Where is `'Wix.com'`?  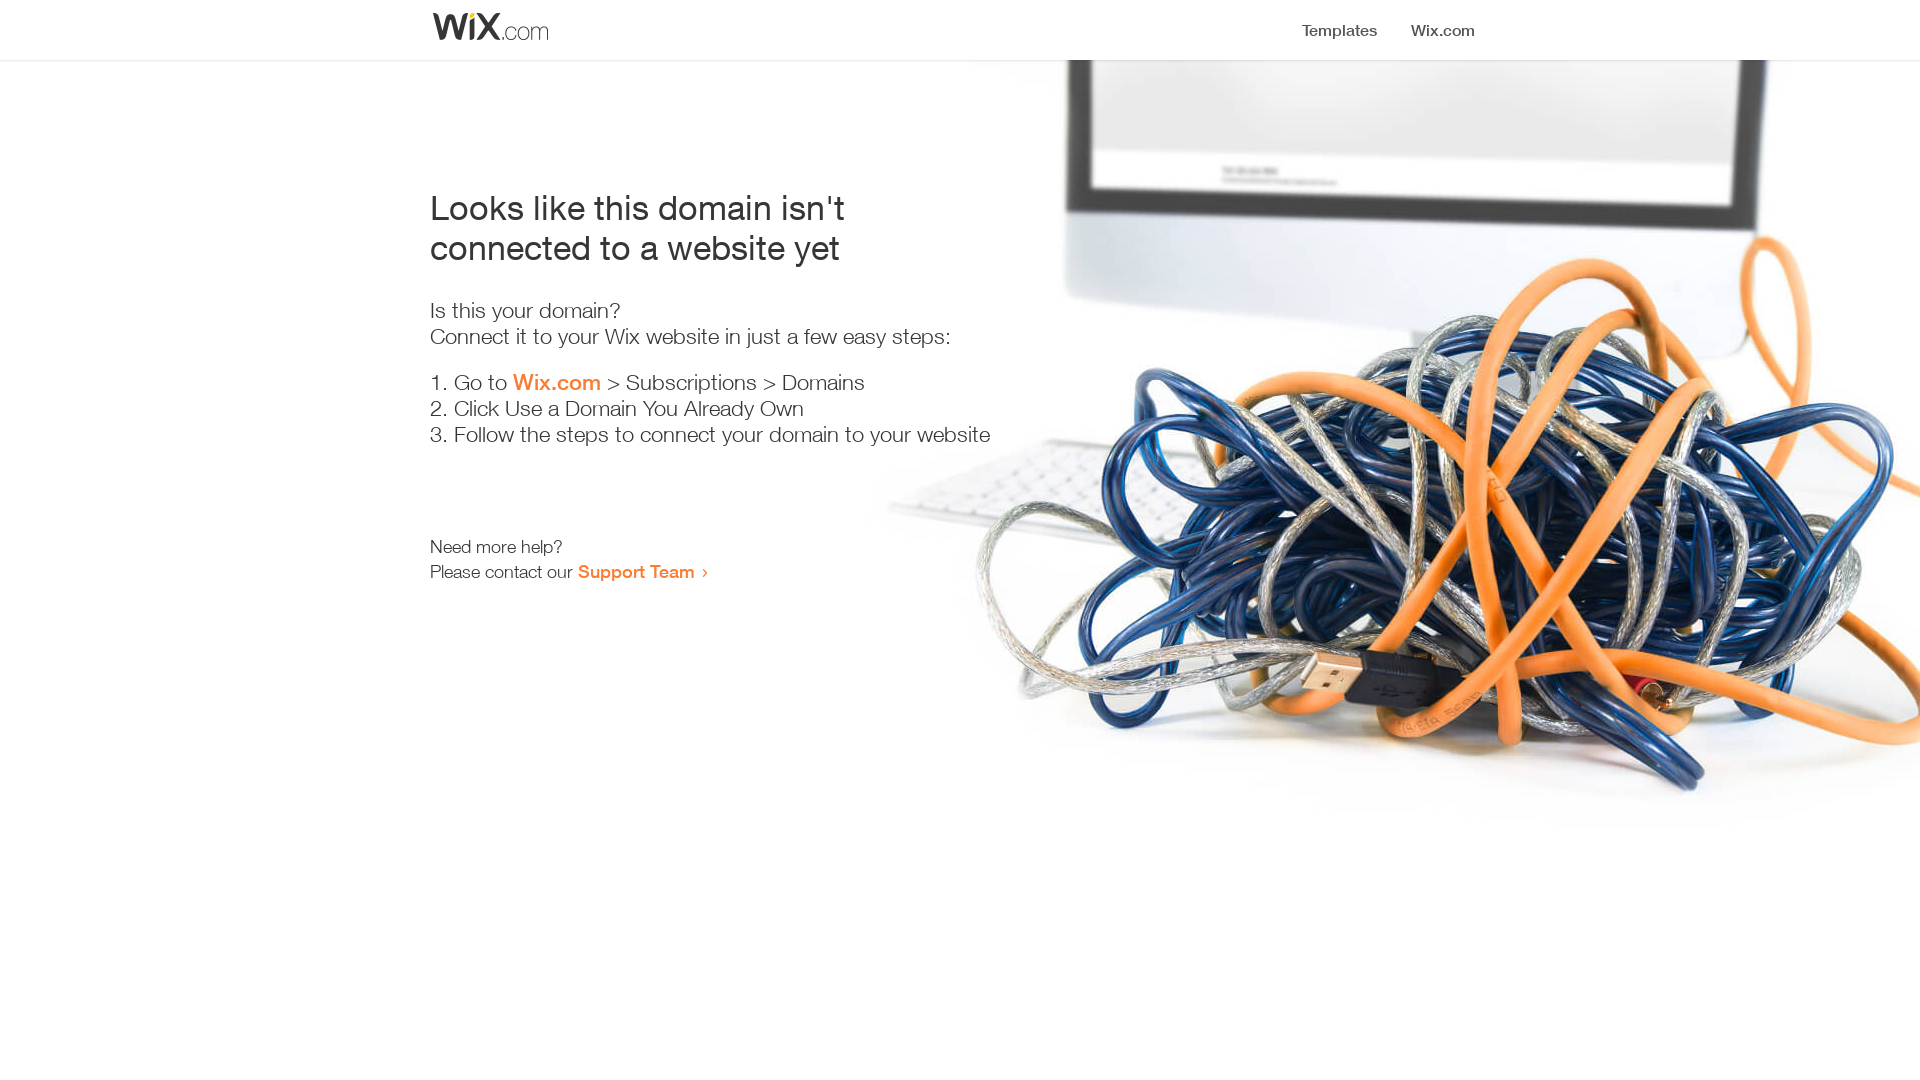 'Wix.com' is located at coordinates (556, 381).